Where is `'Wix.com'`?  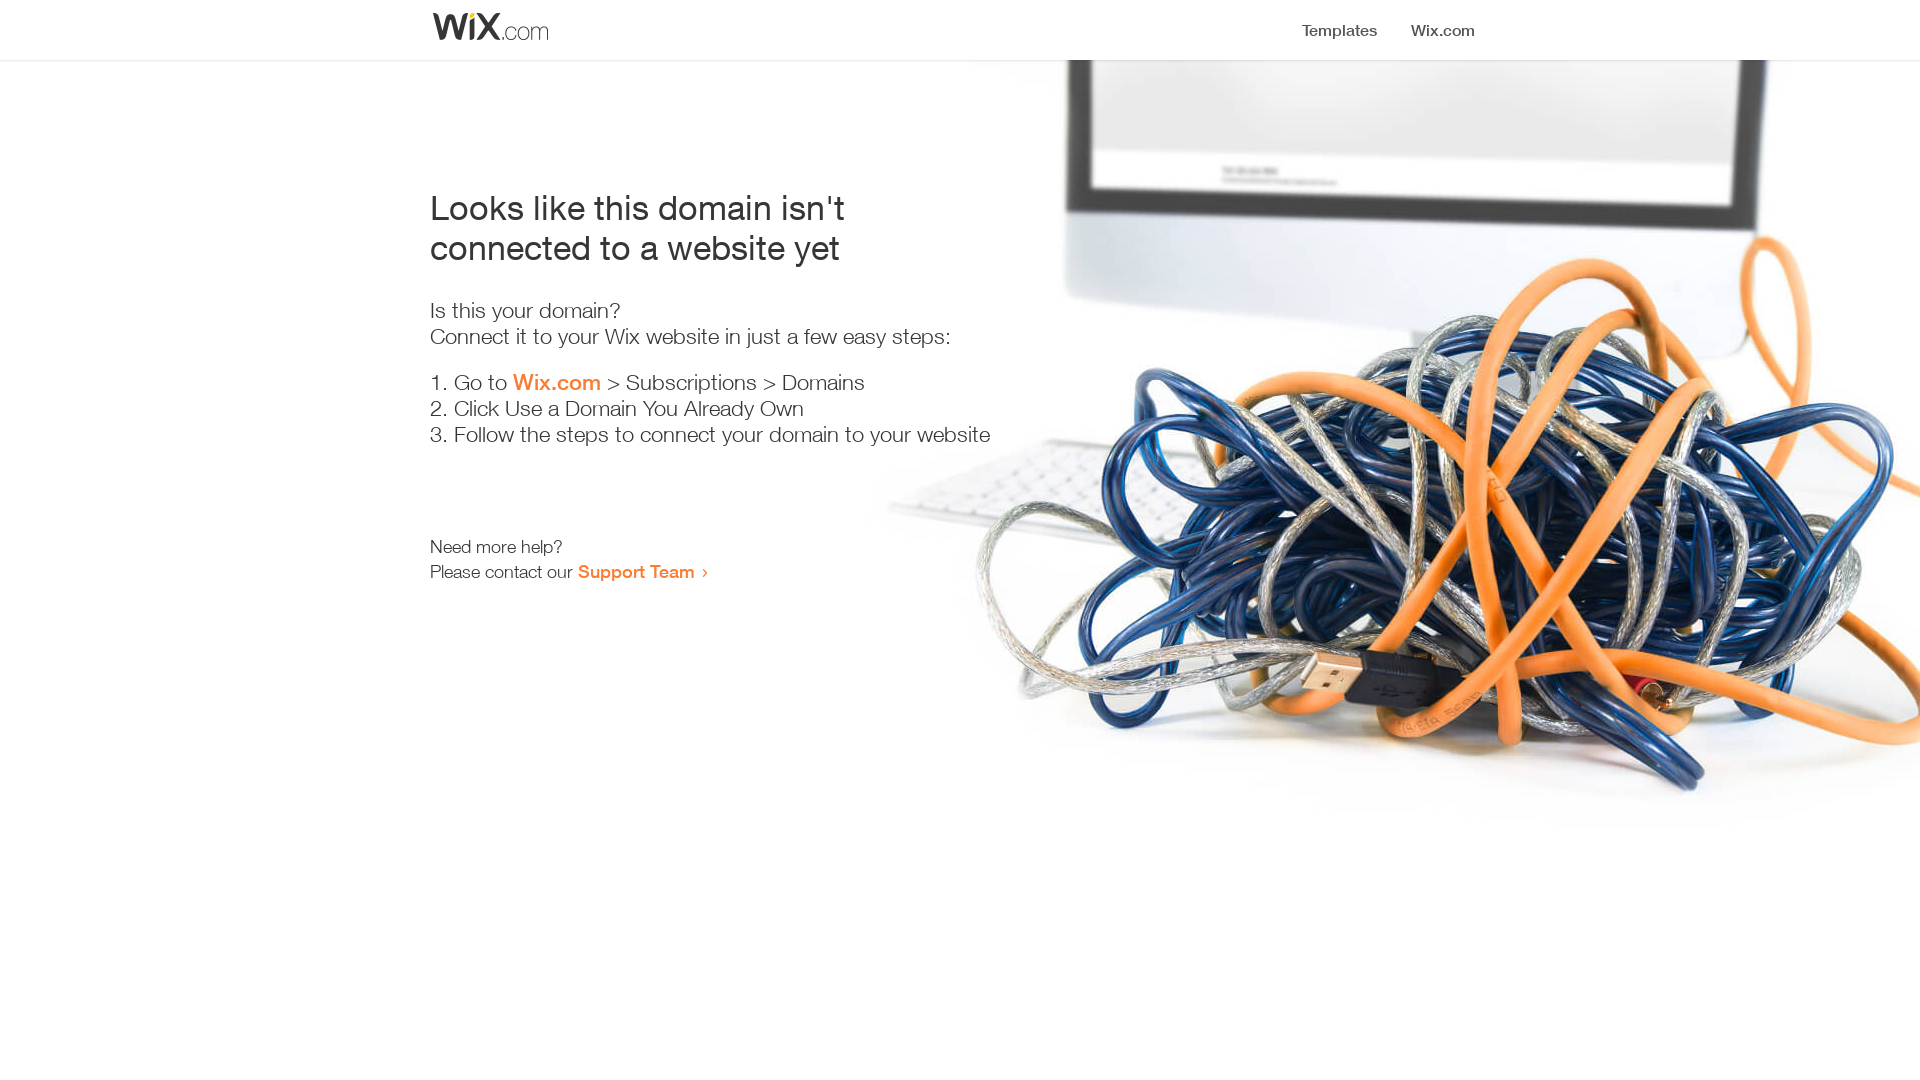 'Wix.com' is located at coordinates (556, 381).